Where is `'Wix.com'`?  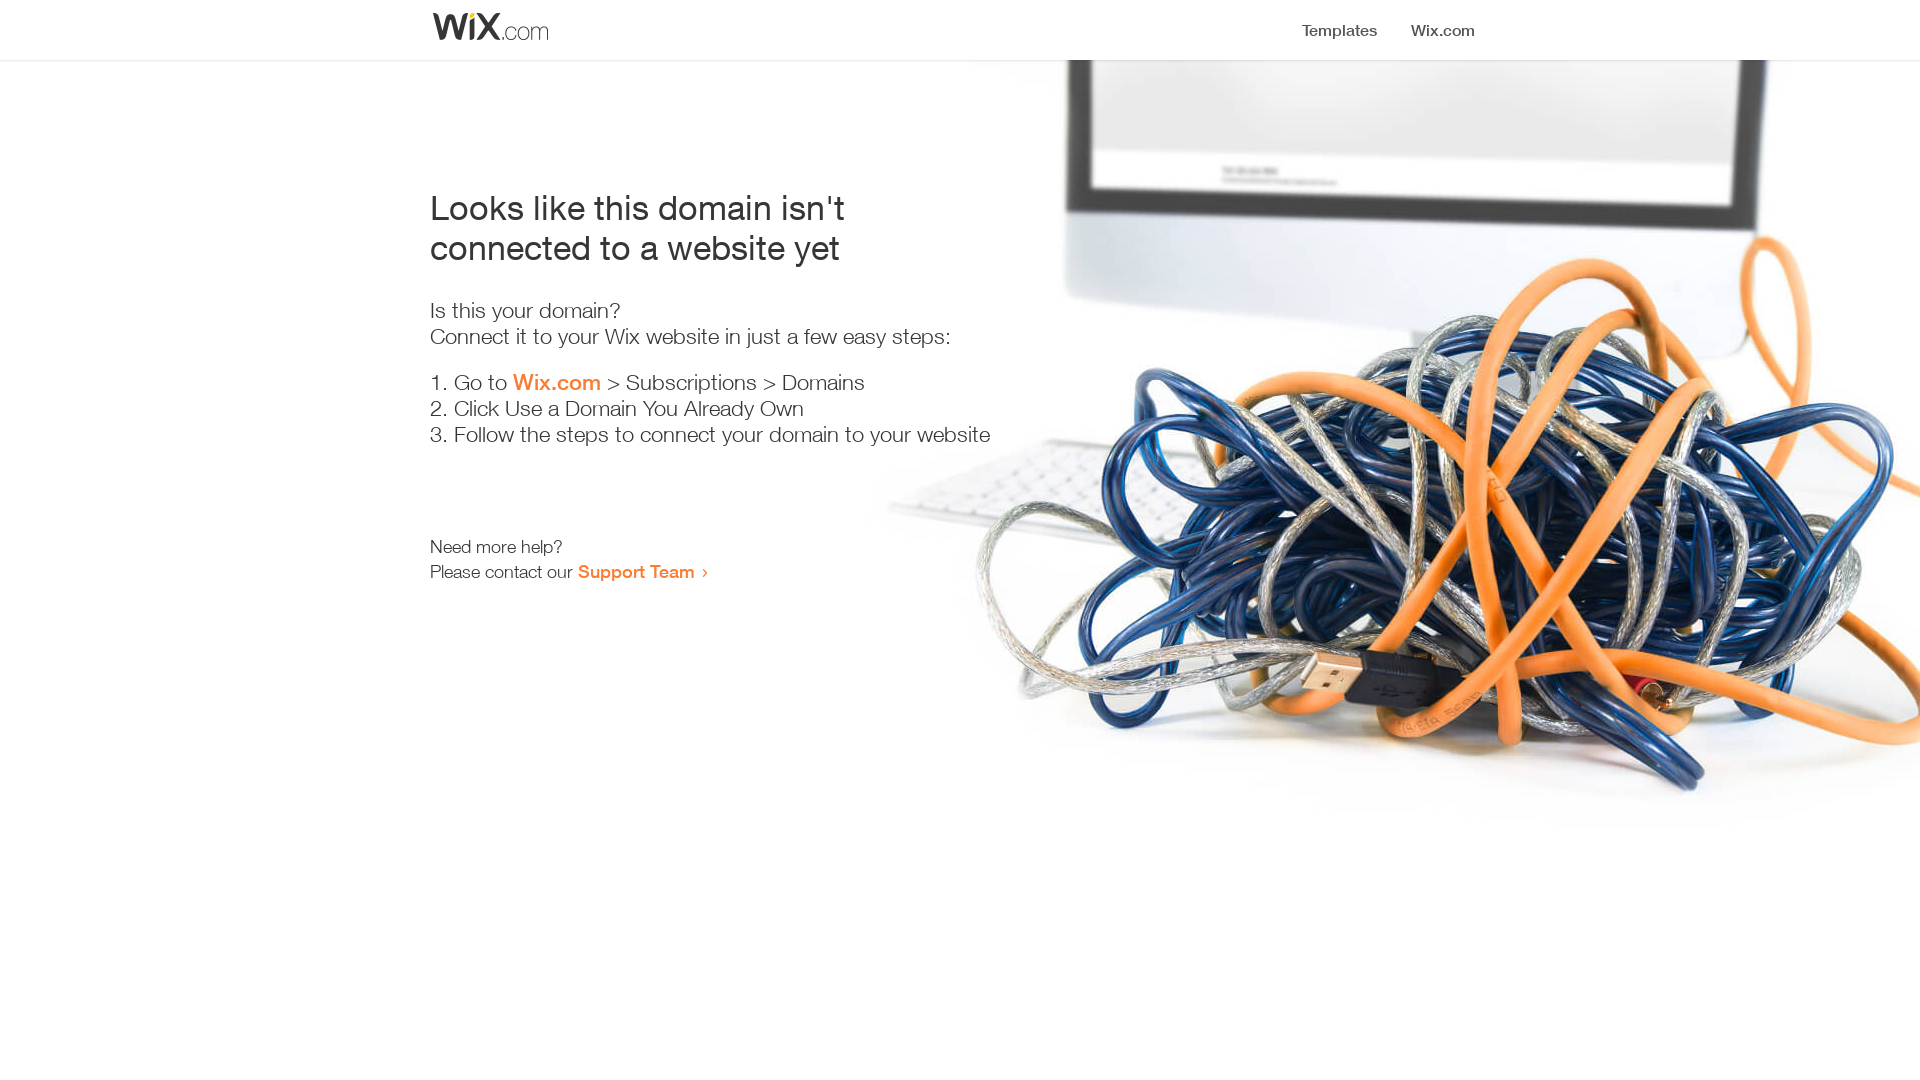 'Wix.com' is located at coordinates (556, 381).